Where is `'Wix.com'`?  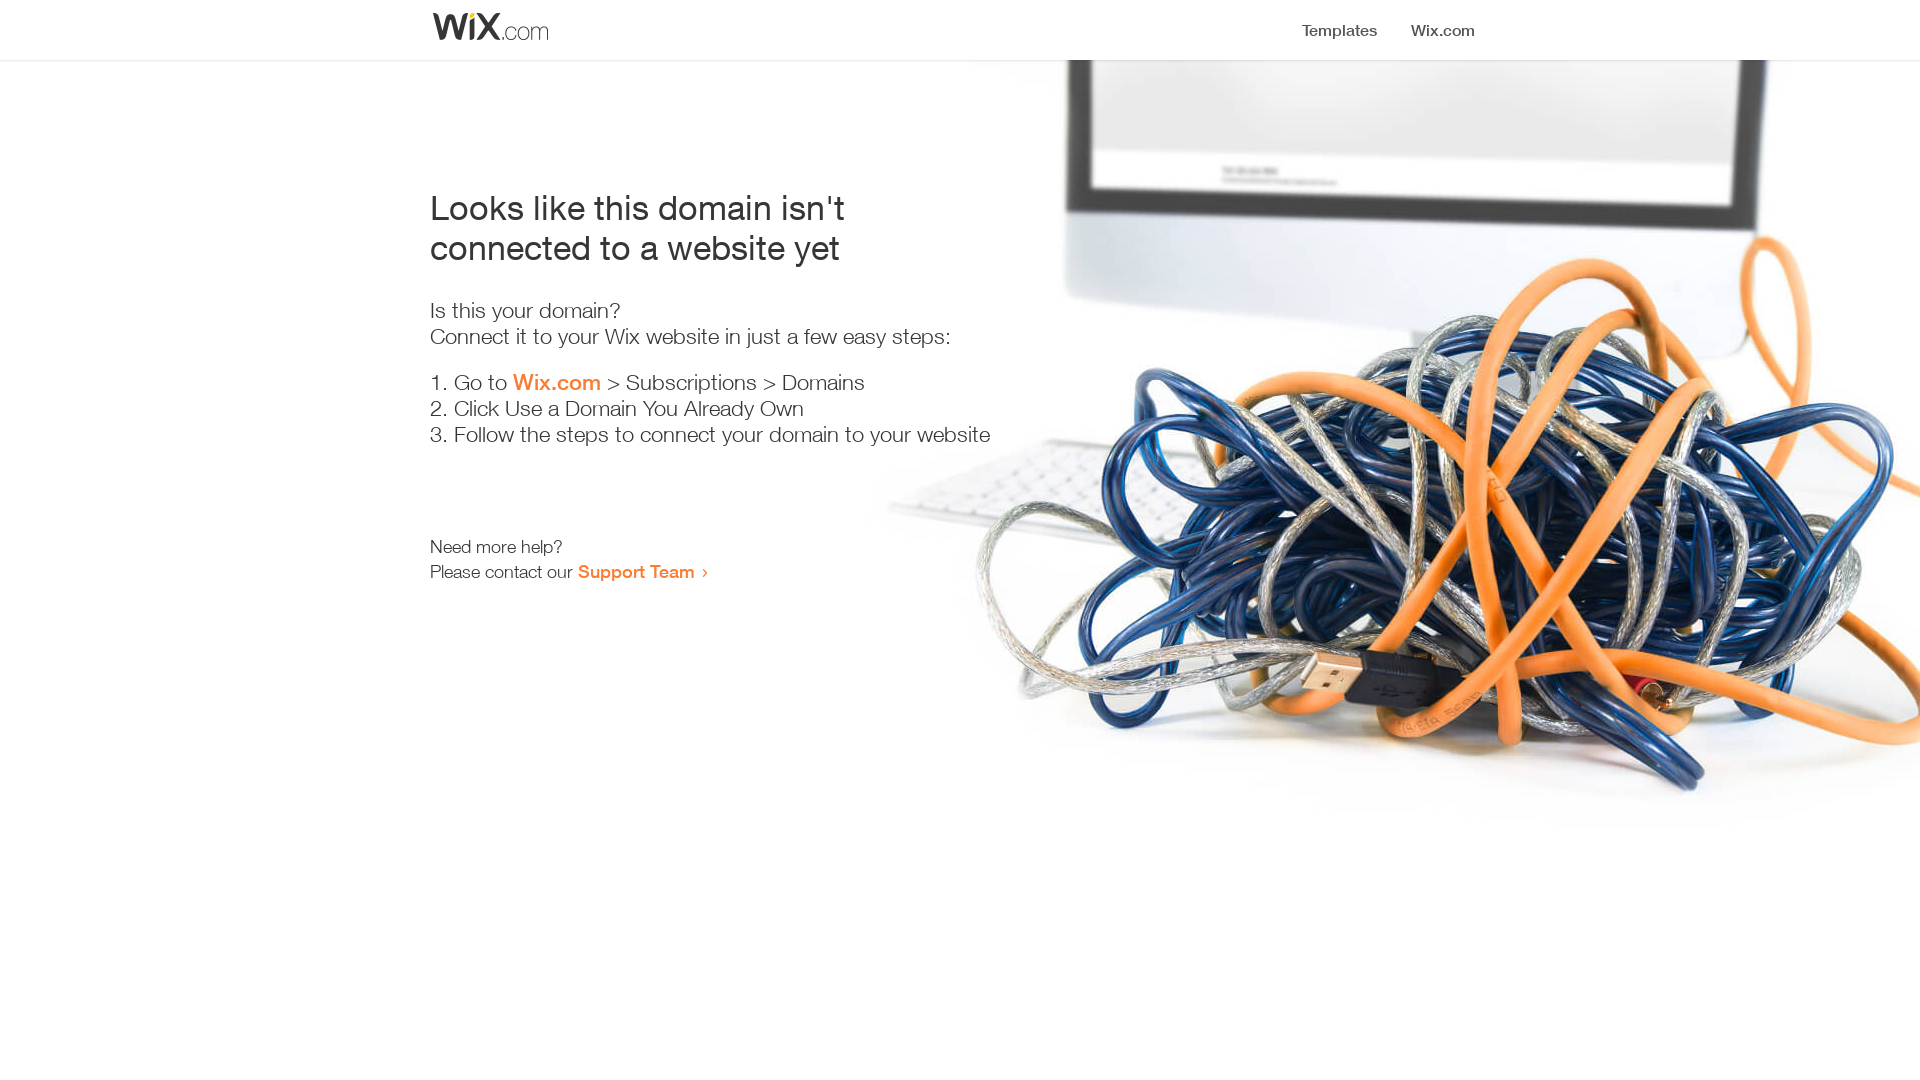 'Wix.com' is located at coordinates (556, 381).